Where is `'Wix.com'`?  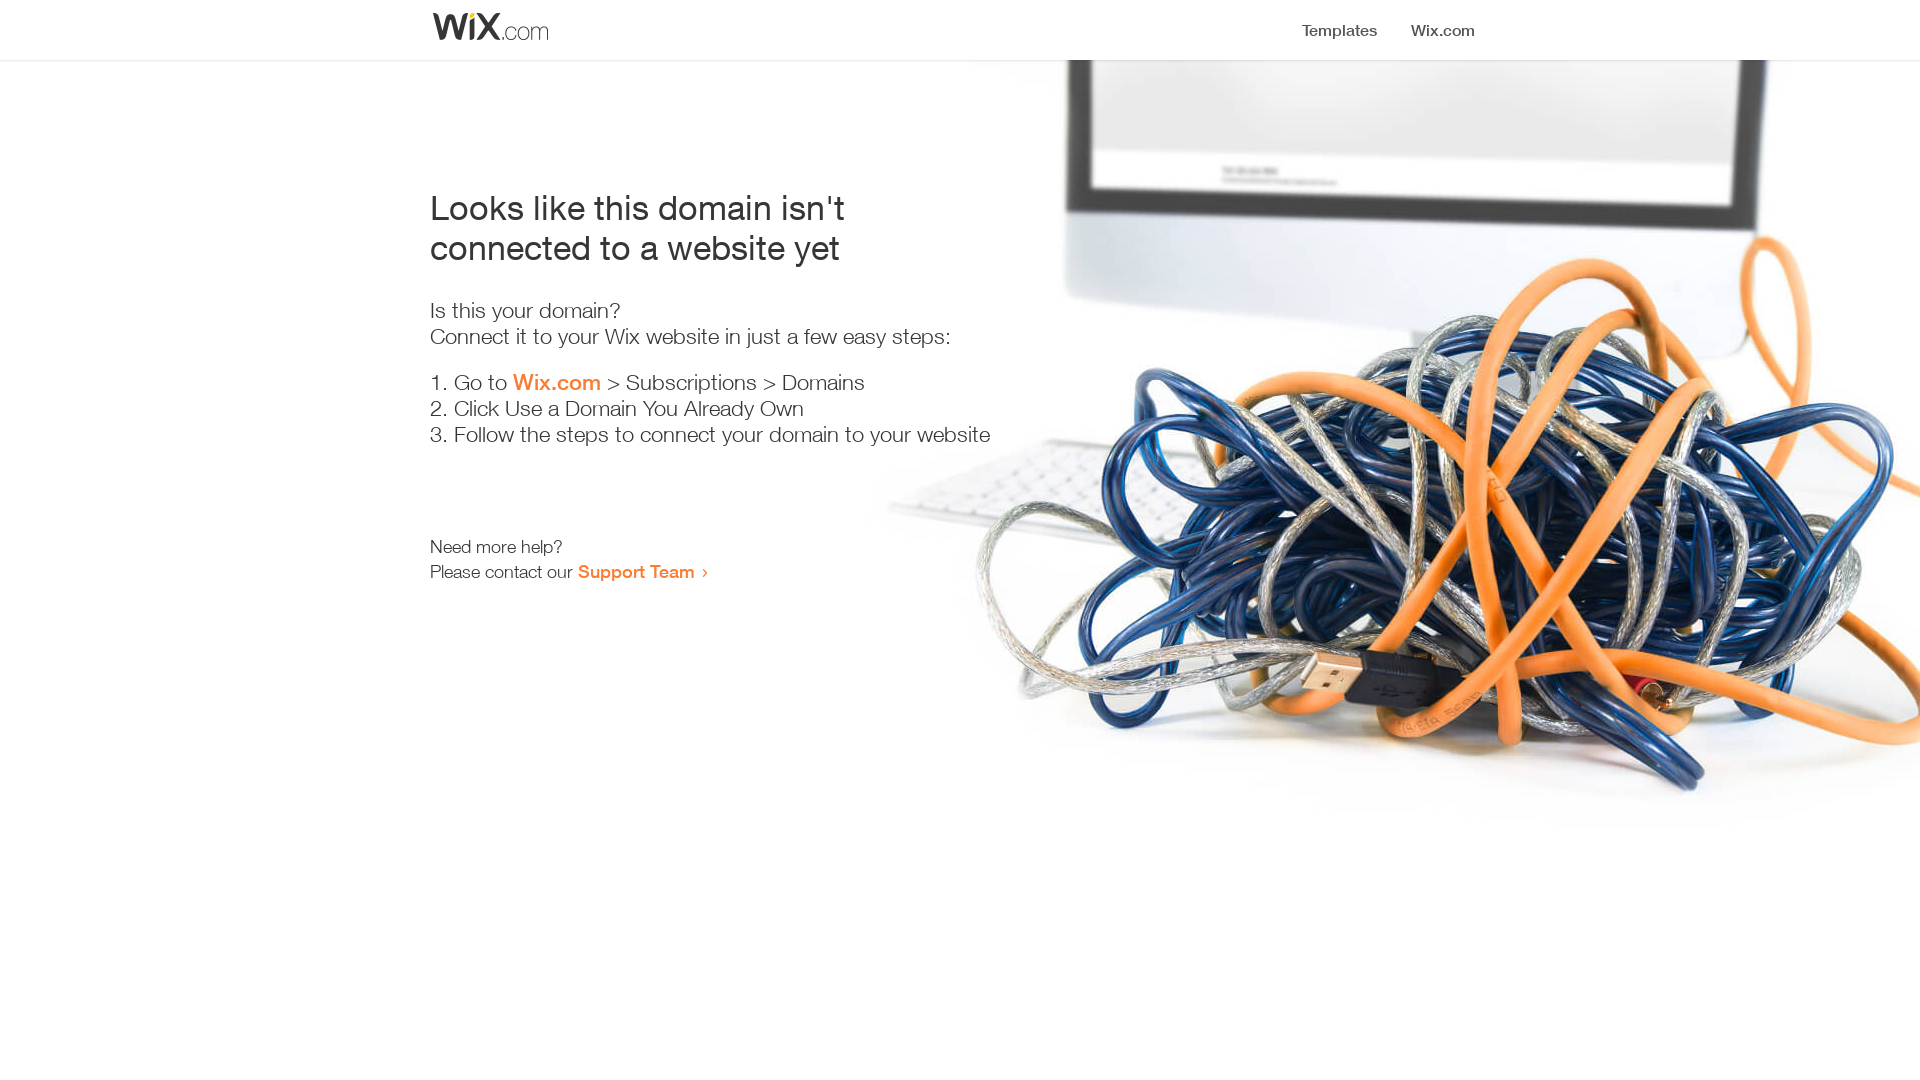 'Wix.com' is located at coordinates (556, 381).